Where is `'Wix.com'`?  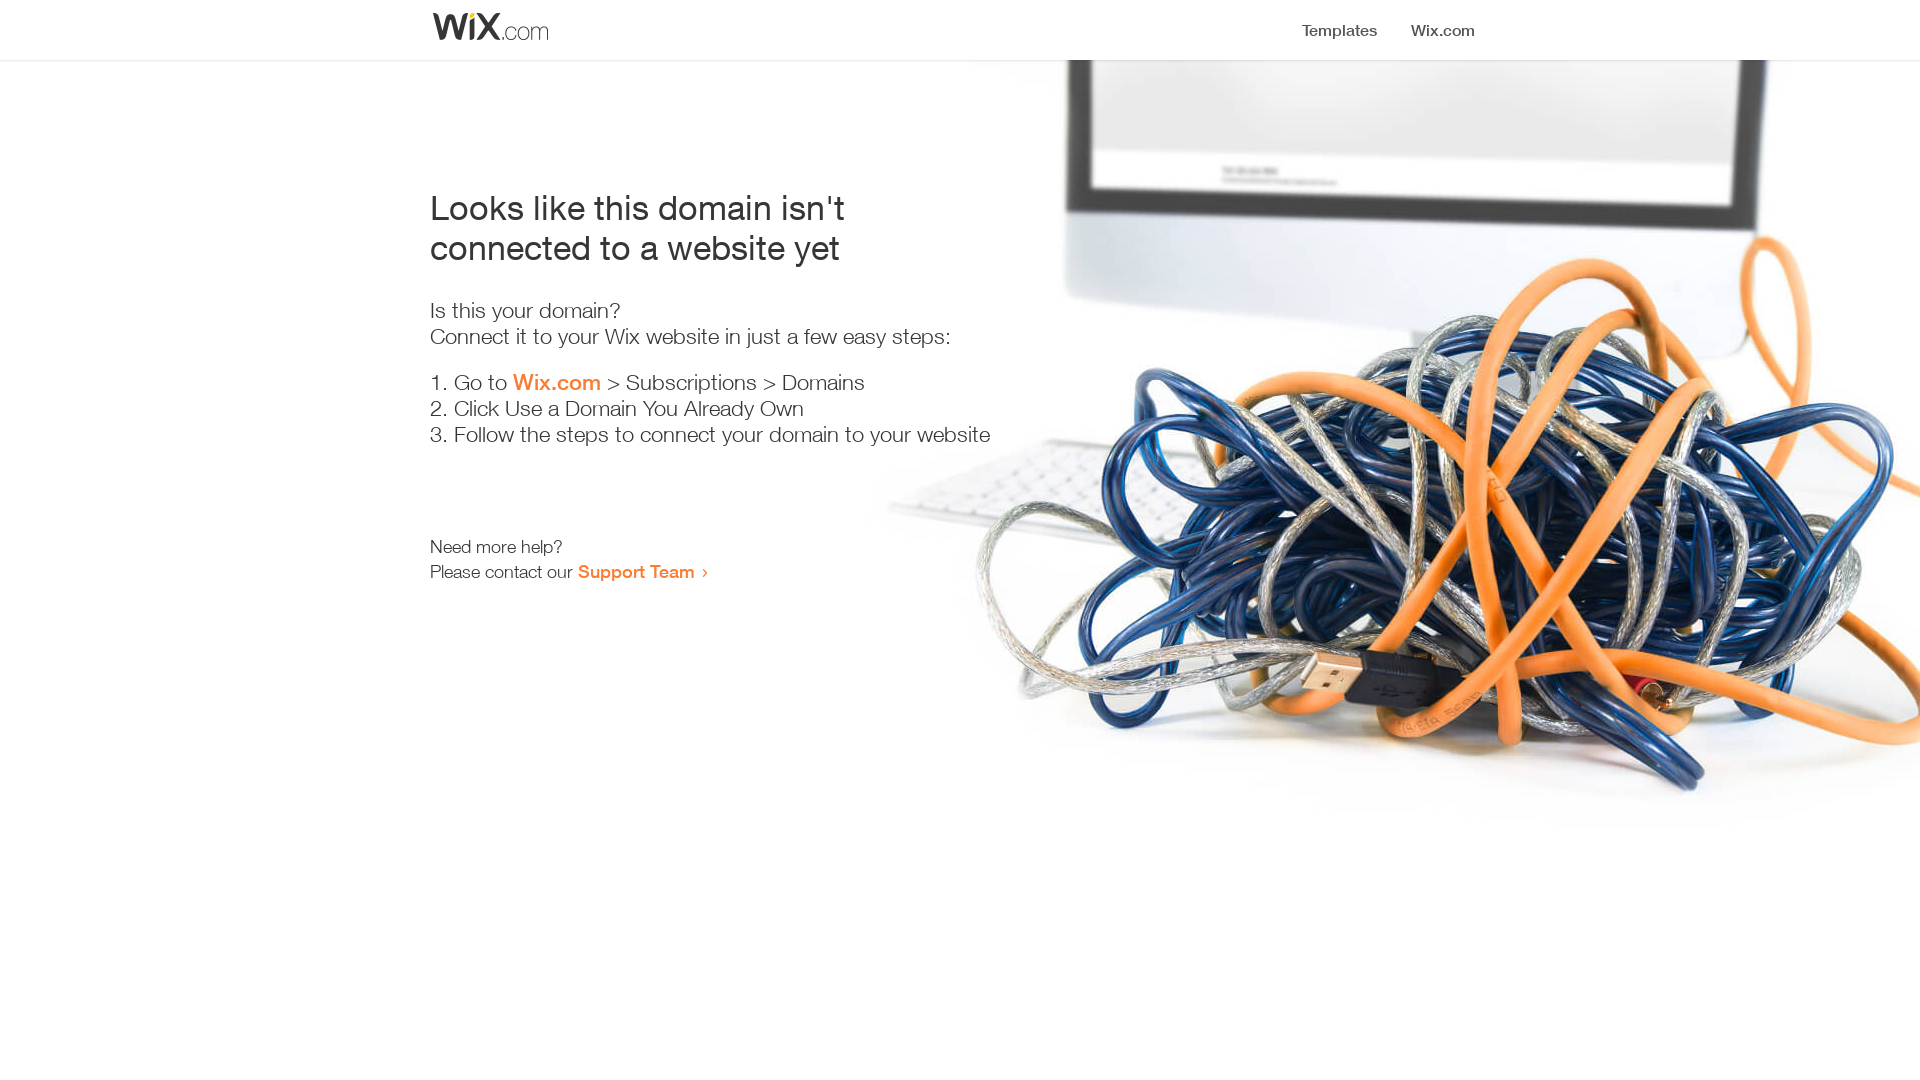 'Wix.com' is located at coordinates (556, 381).